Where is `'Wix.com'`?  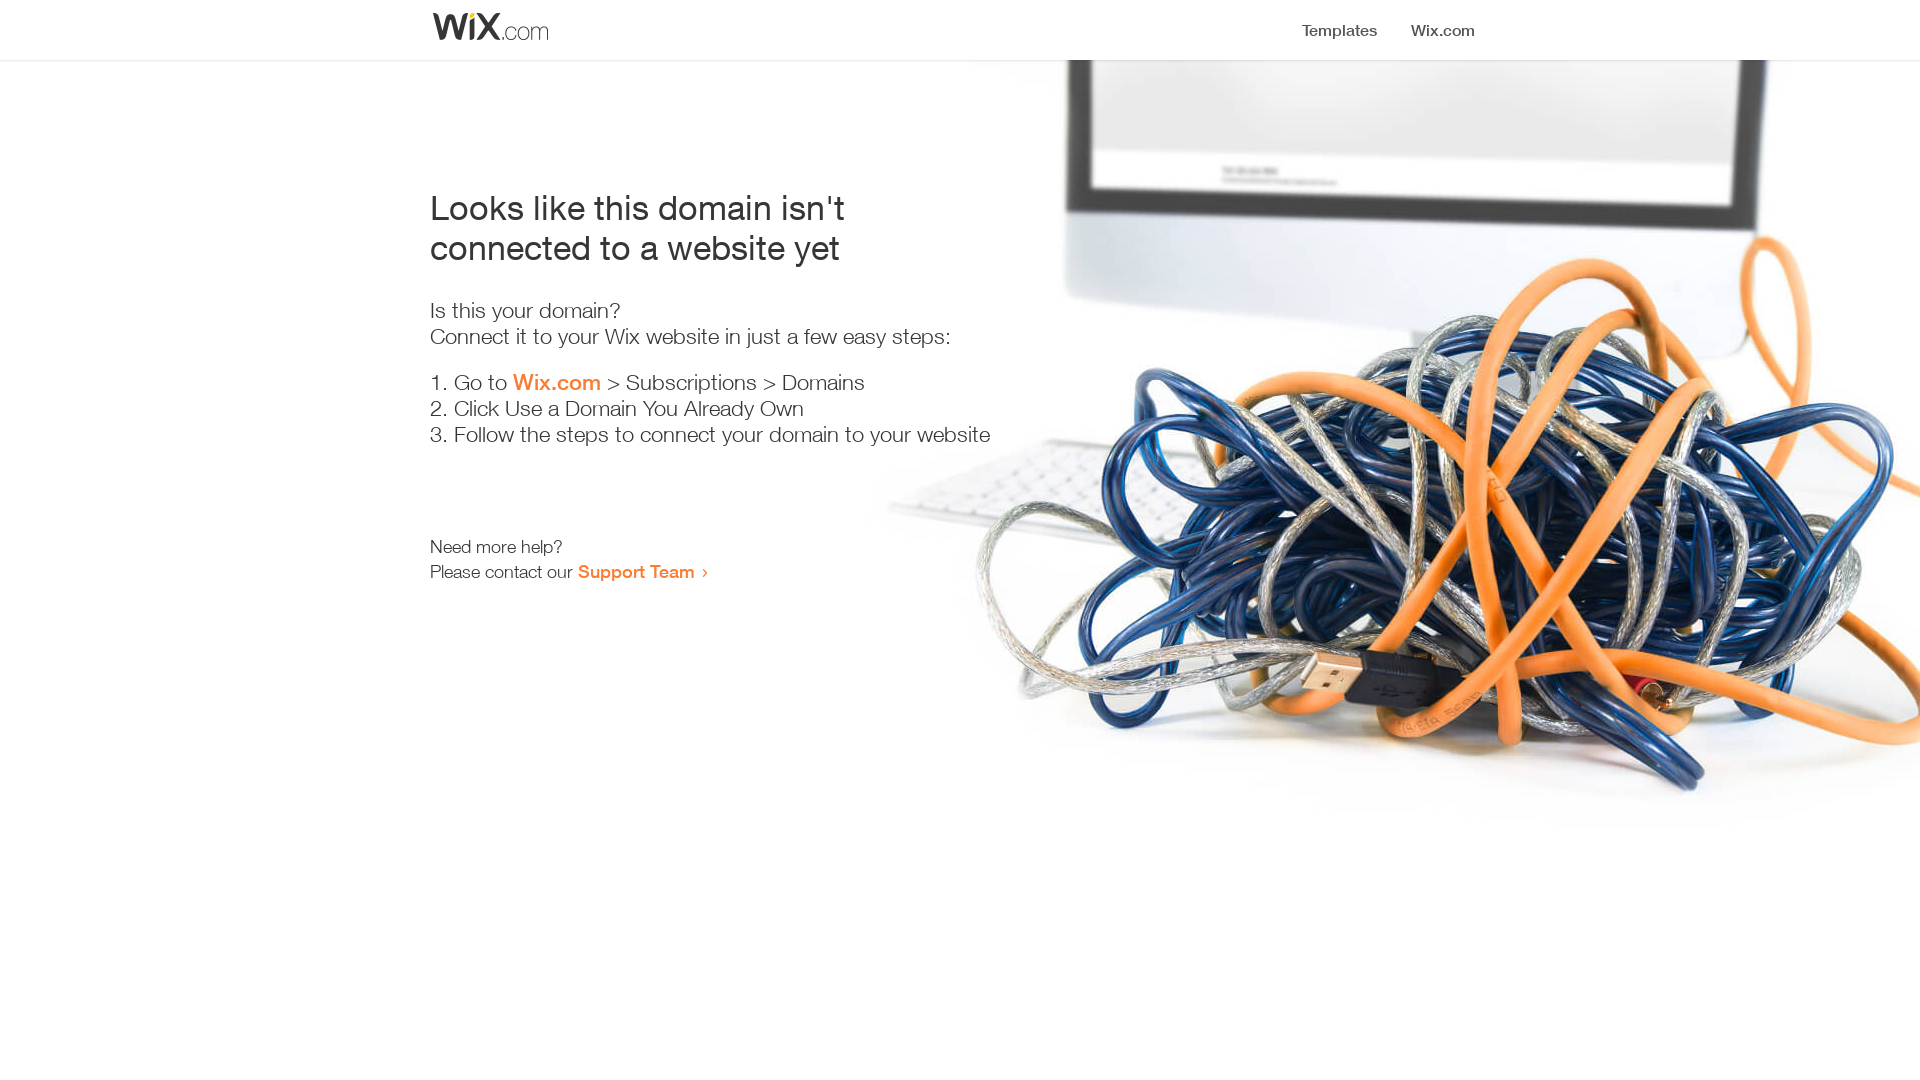 'Wix.com' is located at coordinates (556, 381).